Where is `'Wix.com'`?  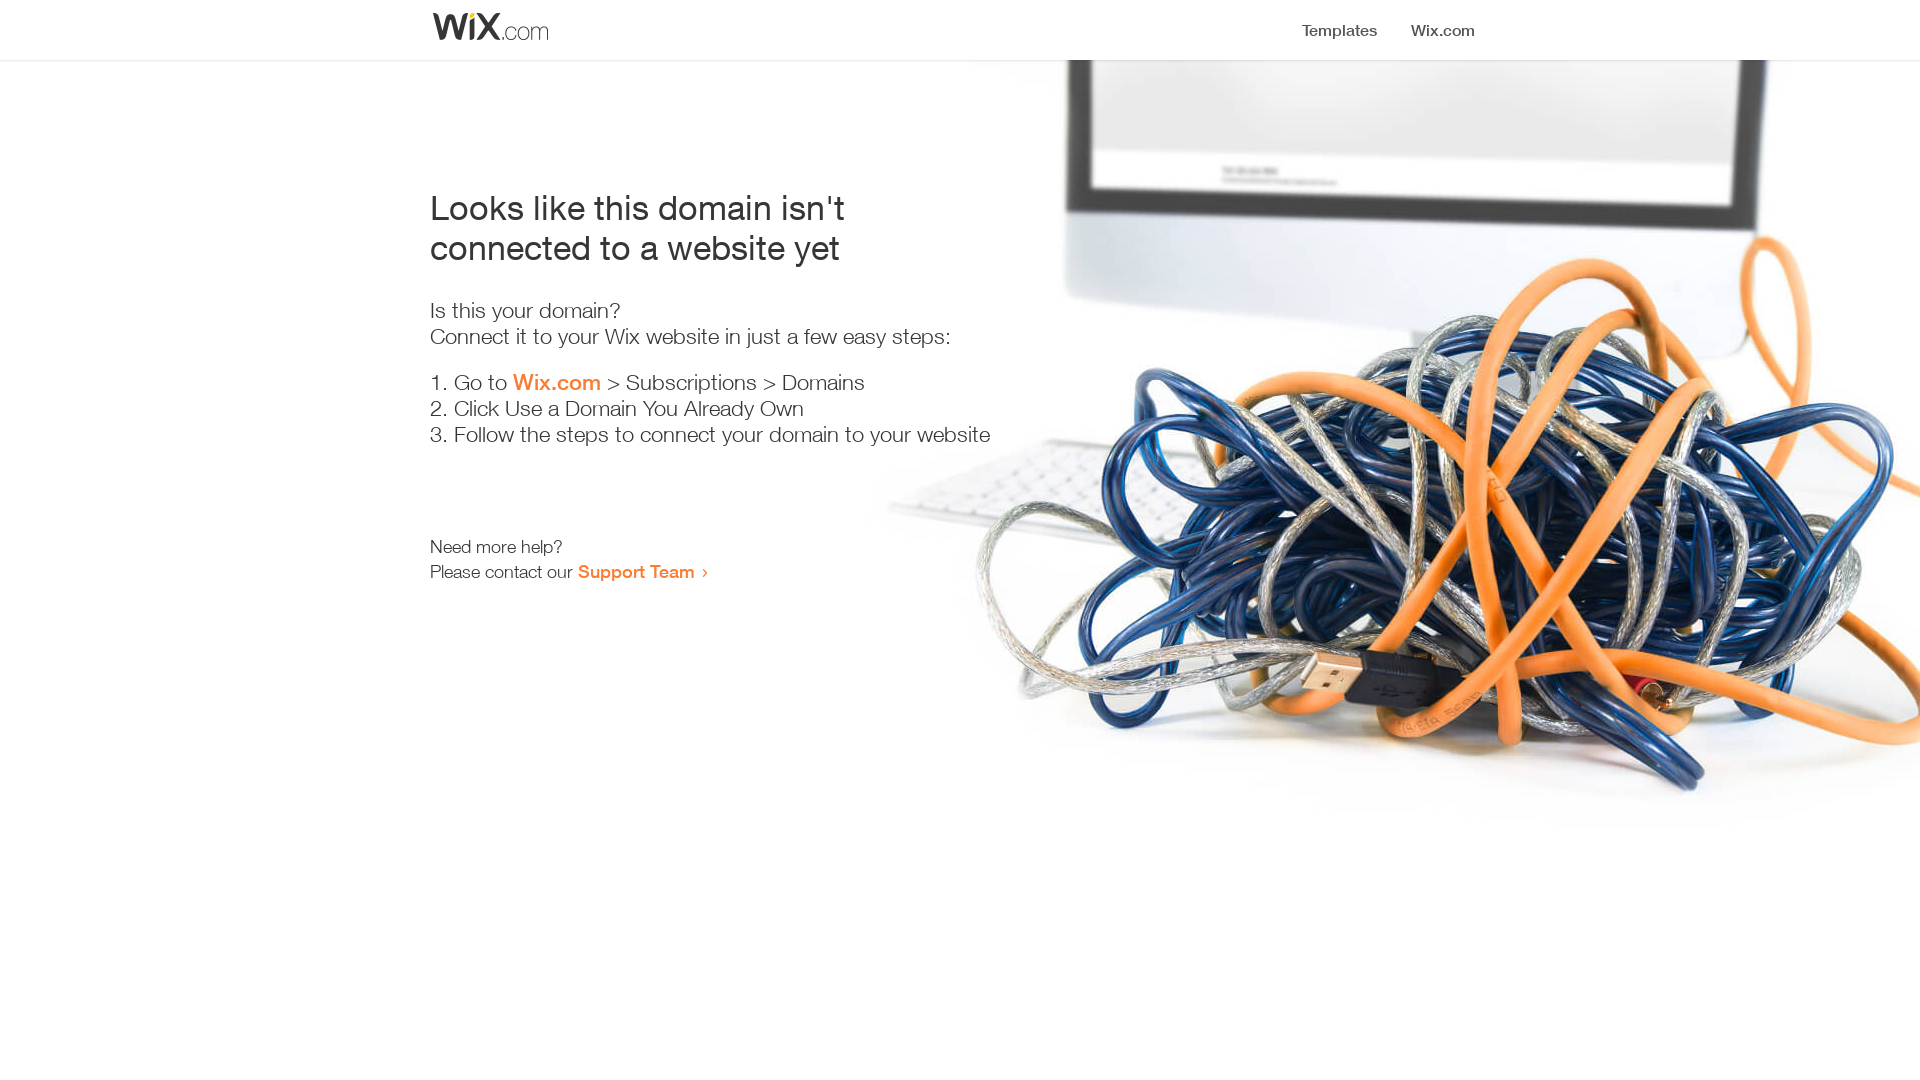 'Wix.com' is located at coordinates (556, 381).